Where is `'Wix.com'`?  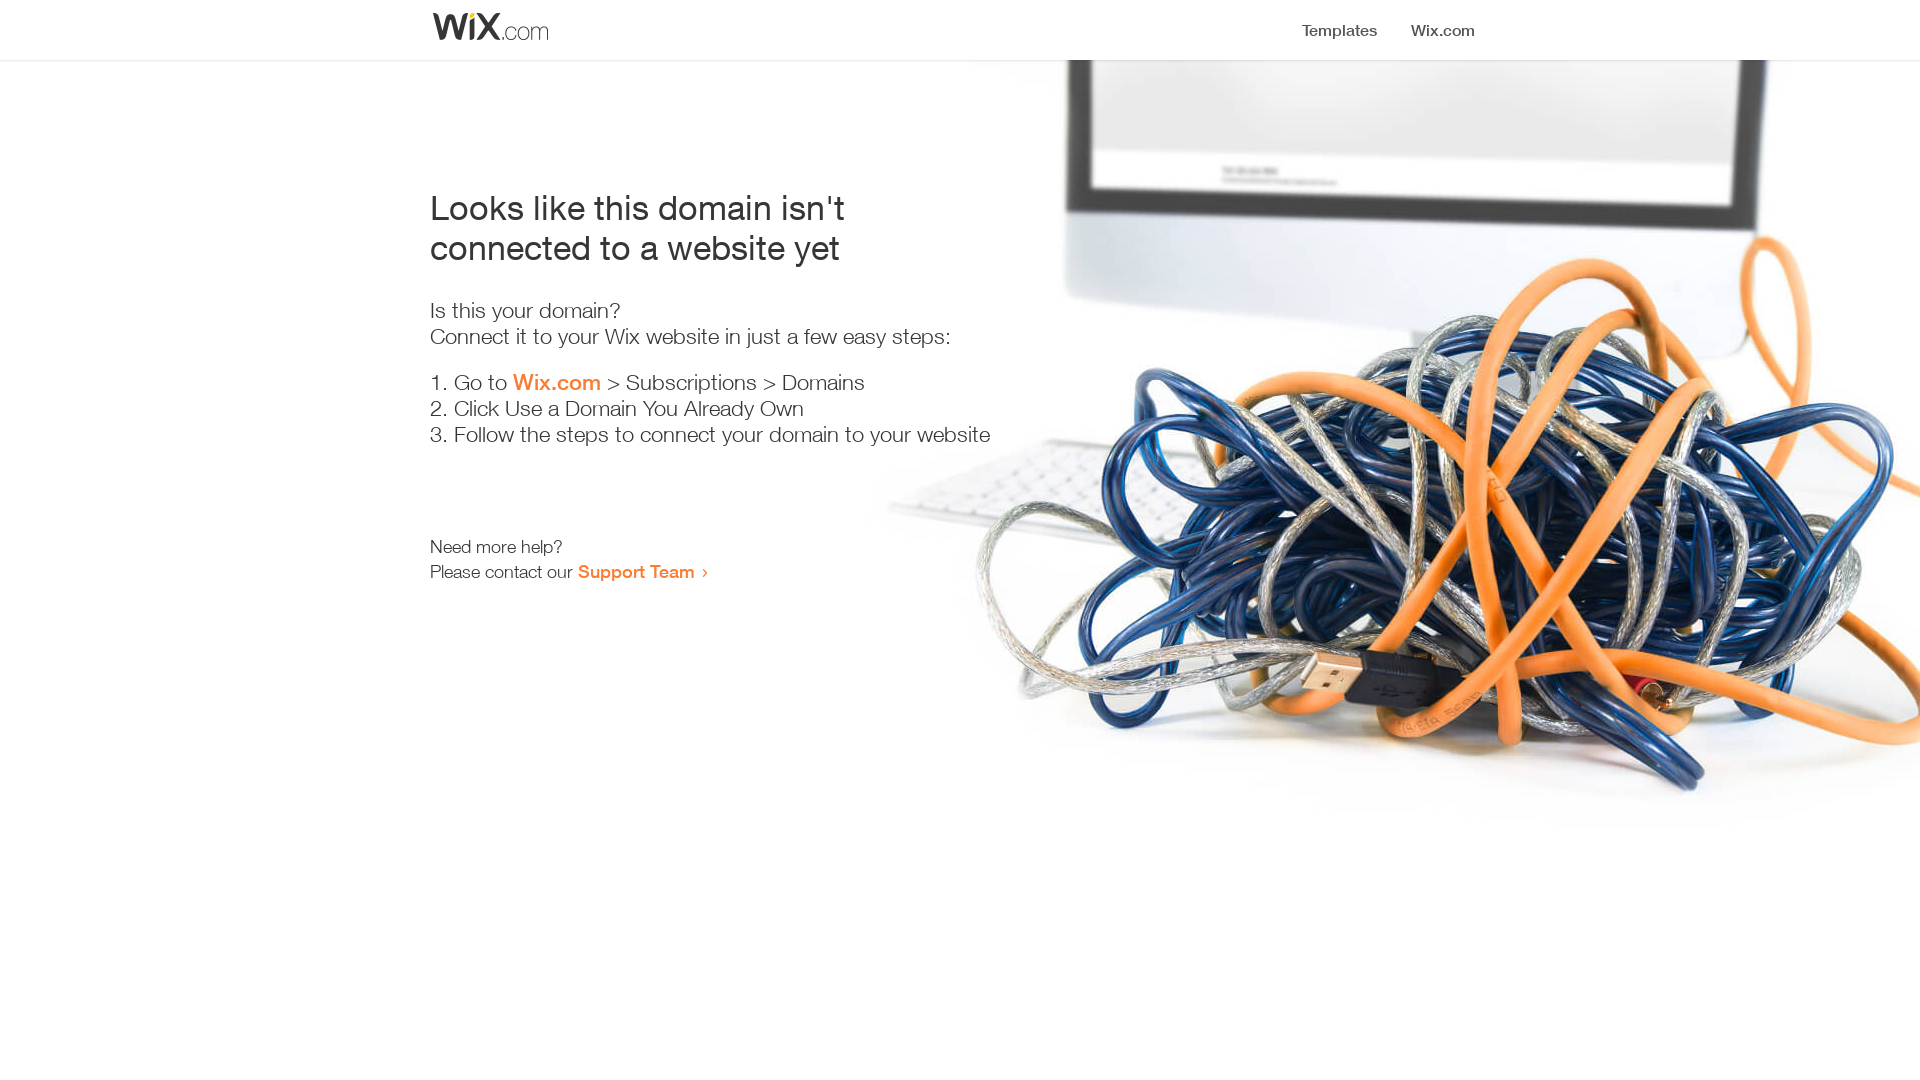 'Wix.com' is located at coordinates (556, 381).